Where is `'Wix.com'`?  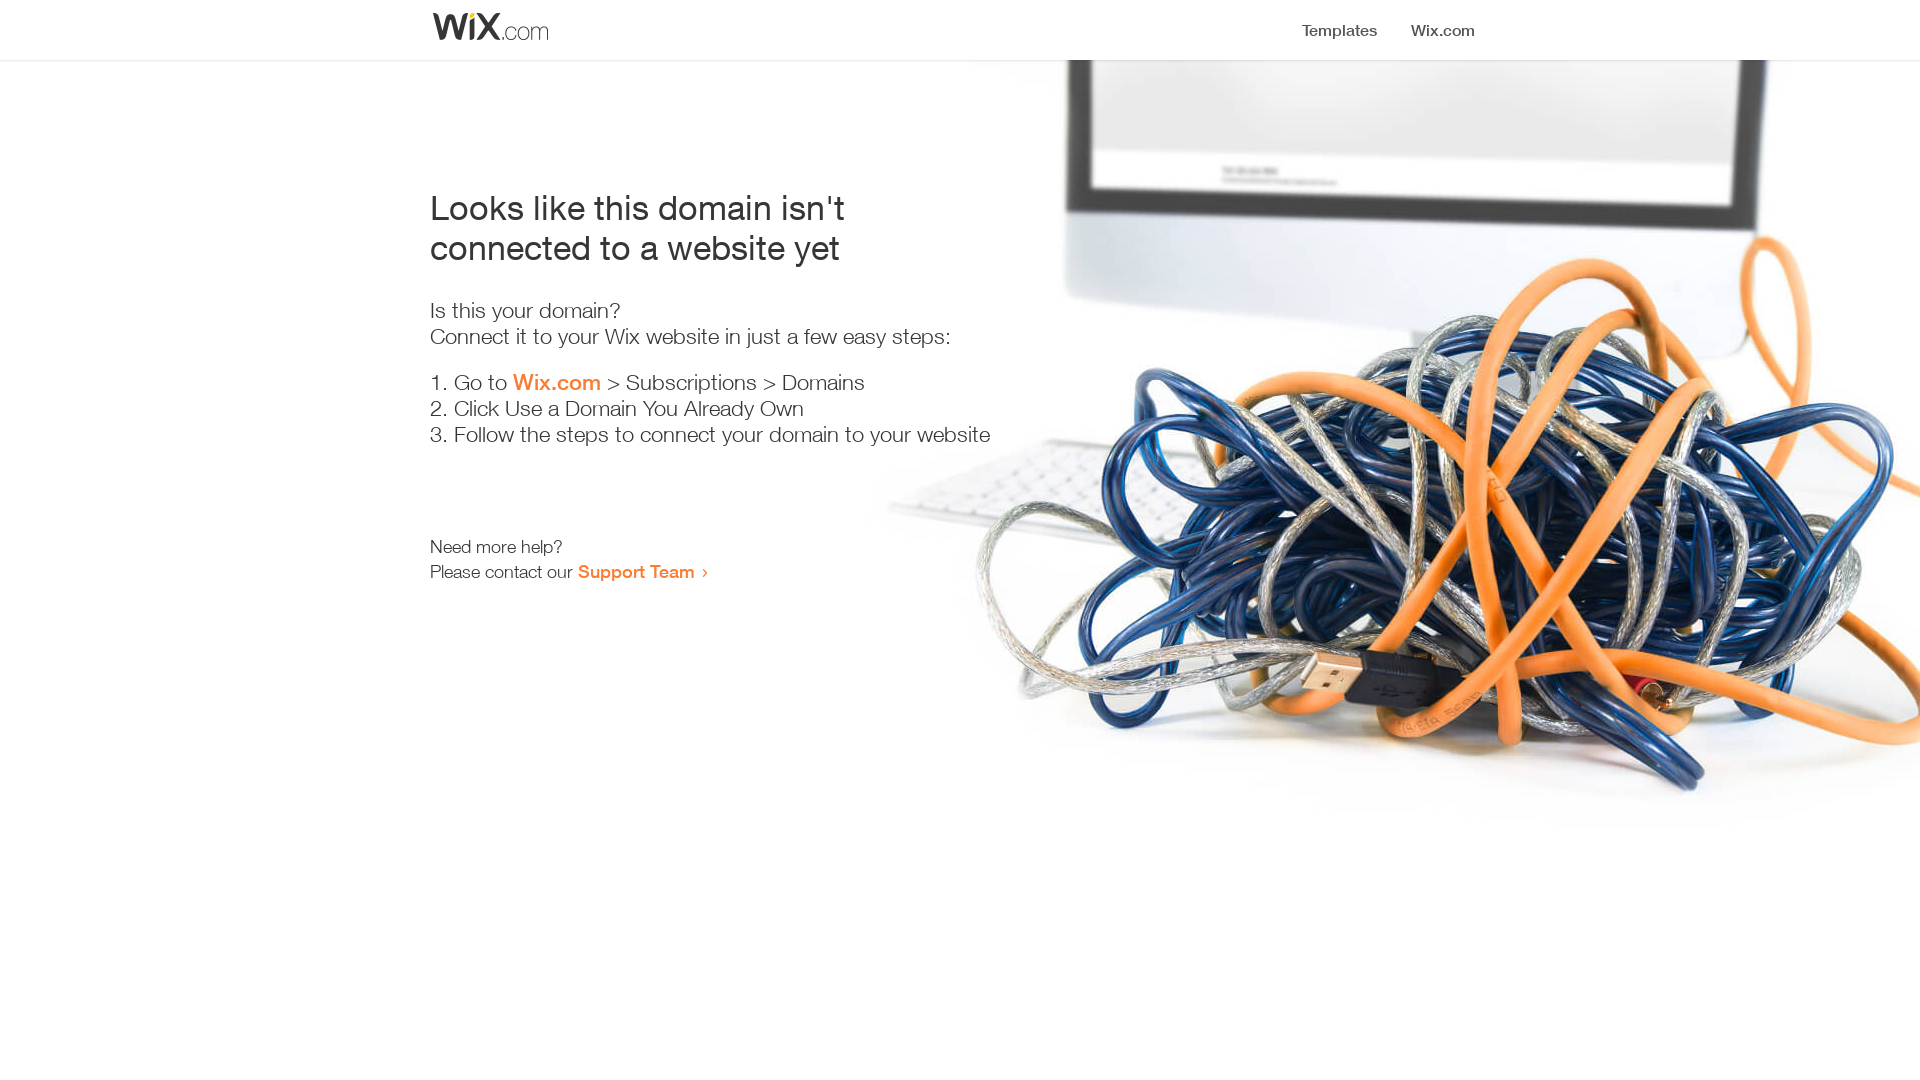 'Wix.com' is located at coordinates (556, 381).